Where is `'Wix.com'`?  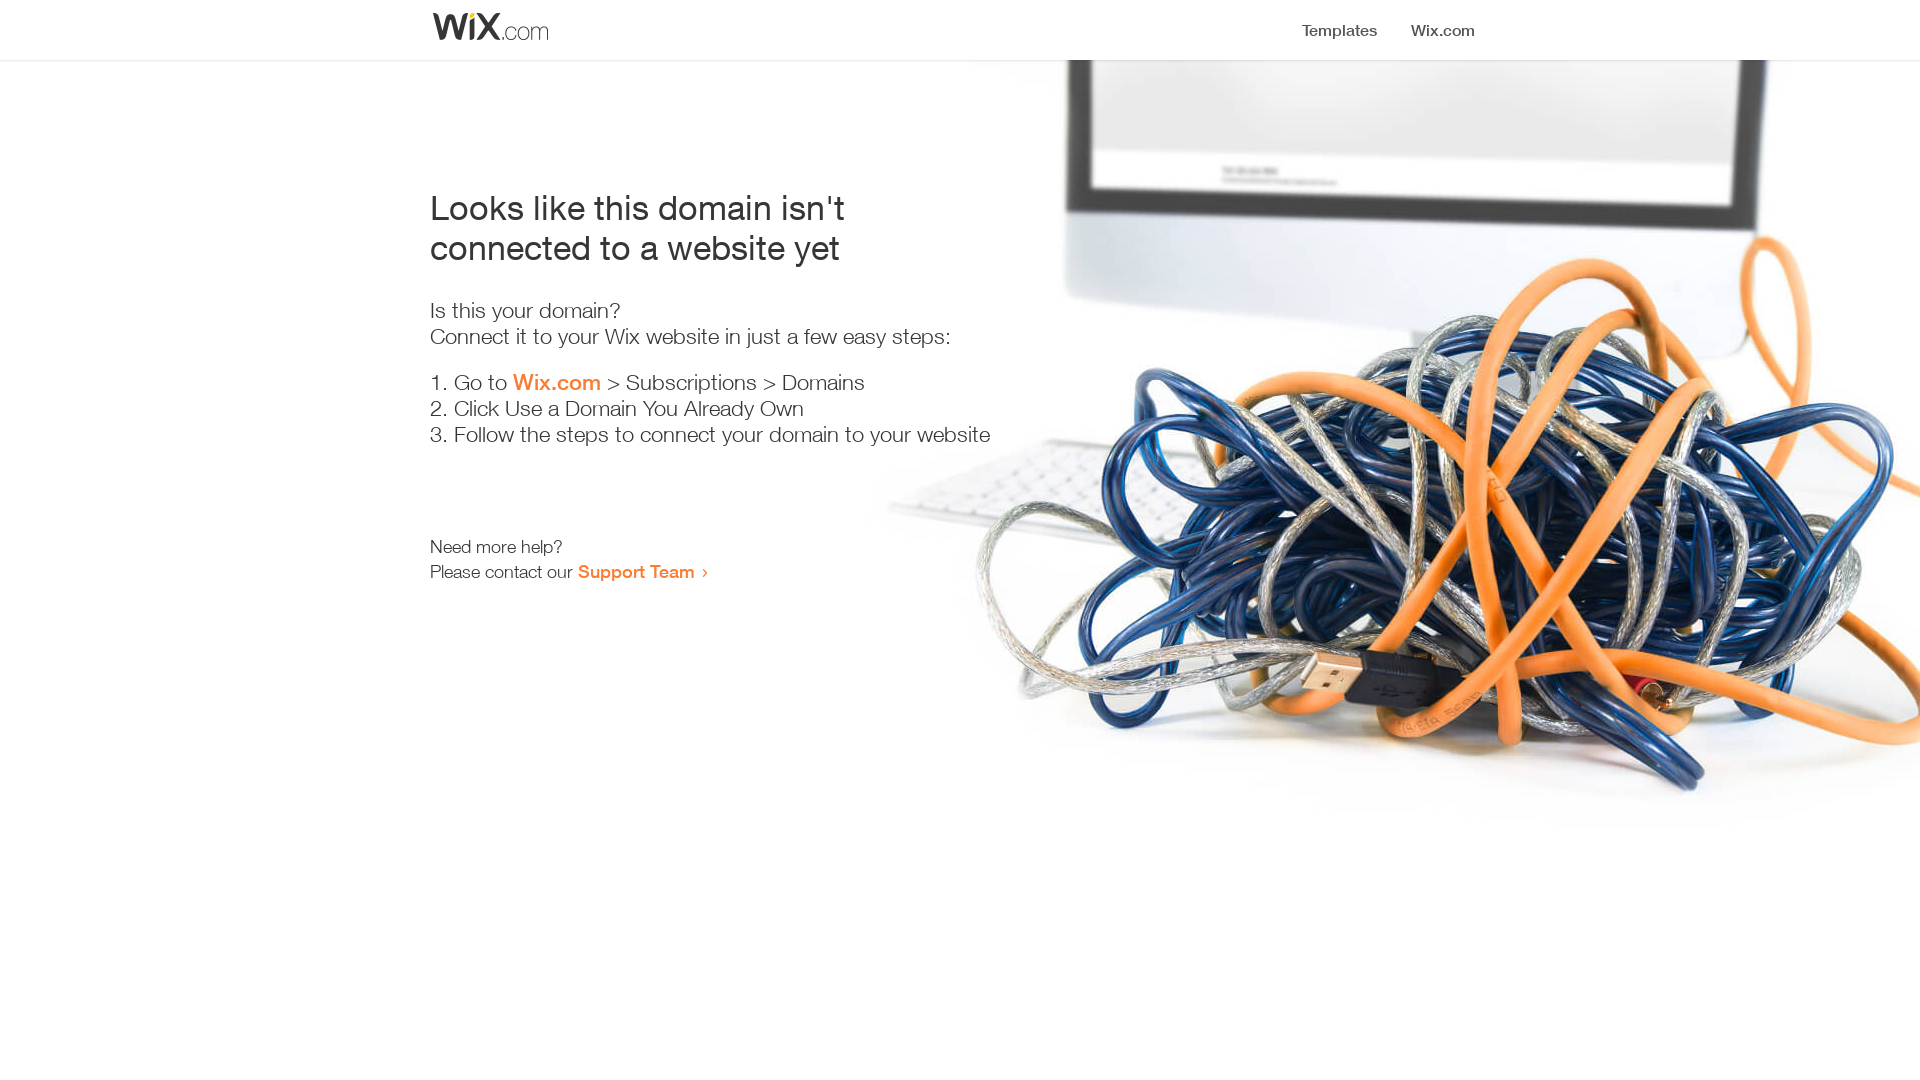 'Wix.com' is located at coordinates (556, 381).